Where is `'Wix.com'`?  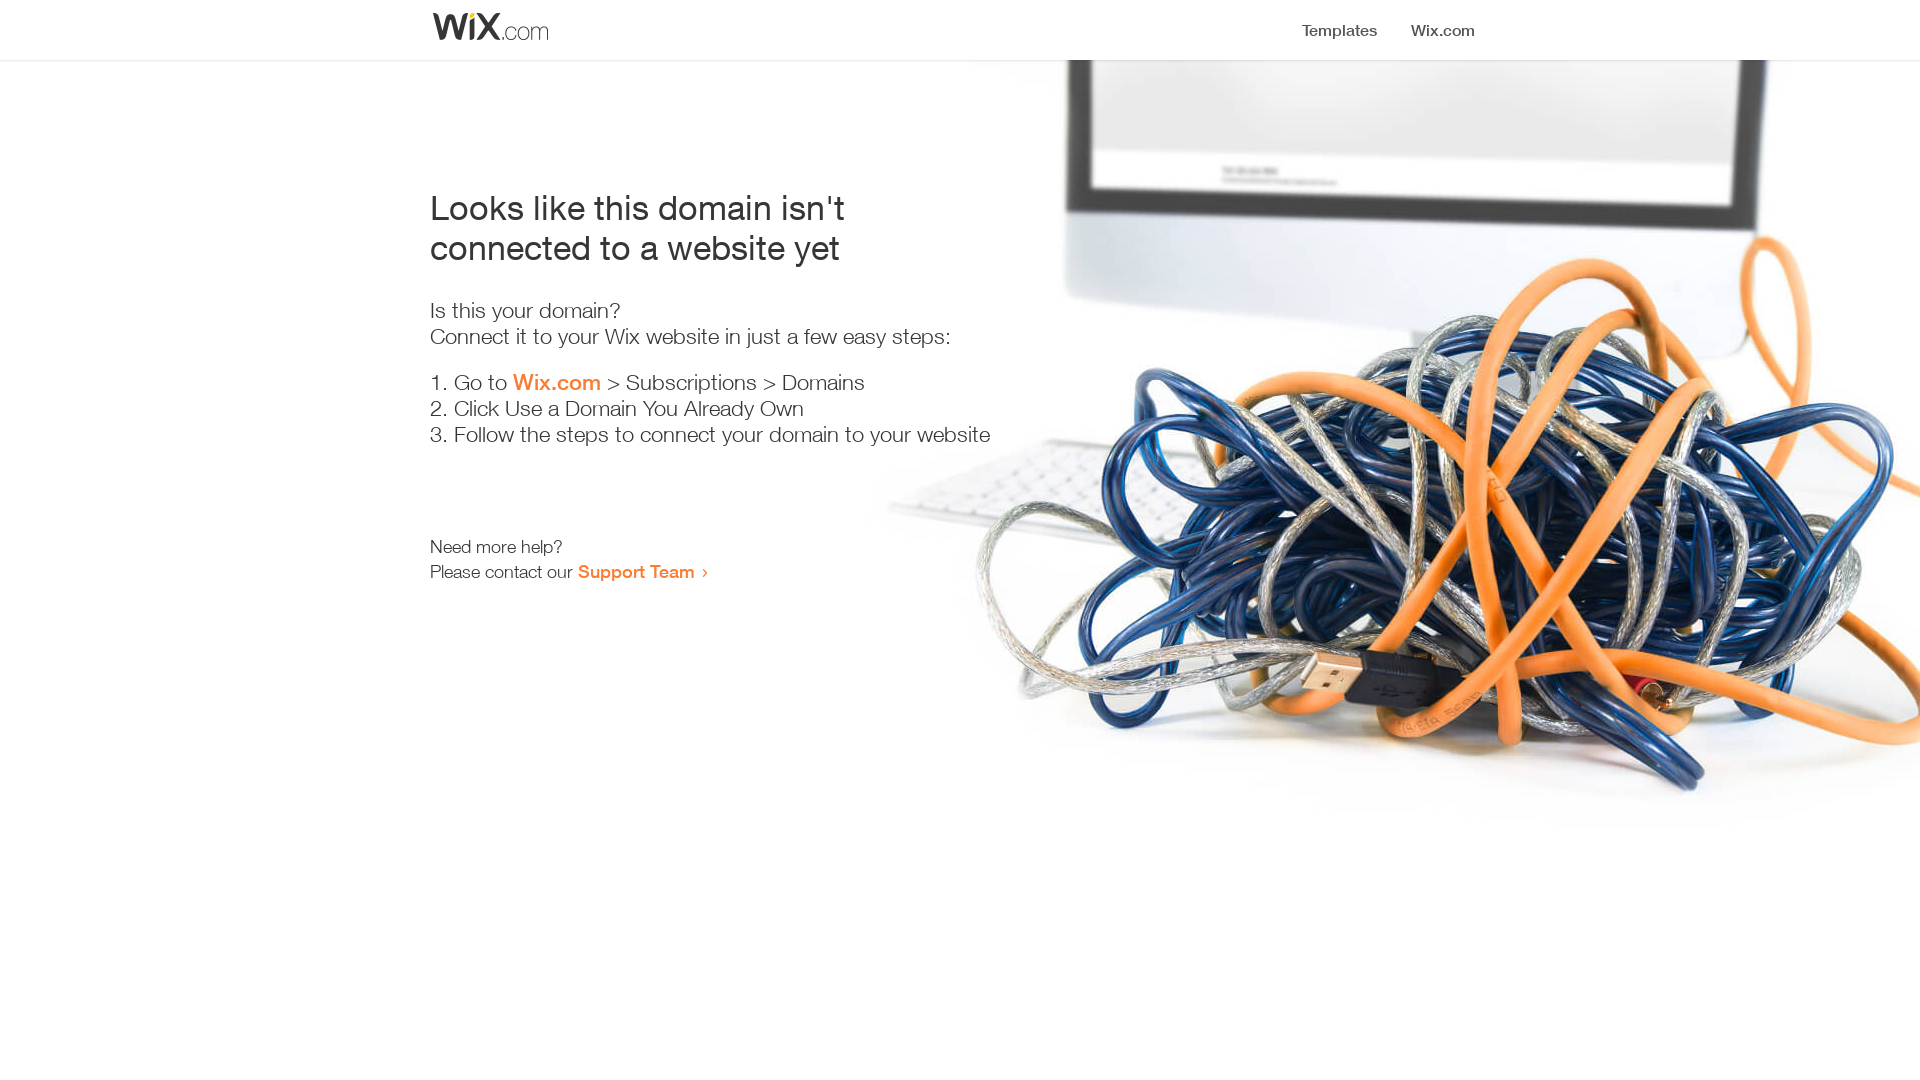 'Wix.com' is located at coordinates (556, 381).